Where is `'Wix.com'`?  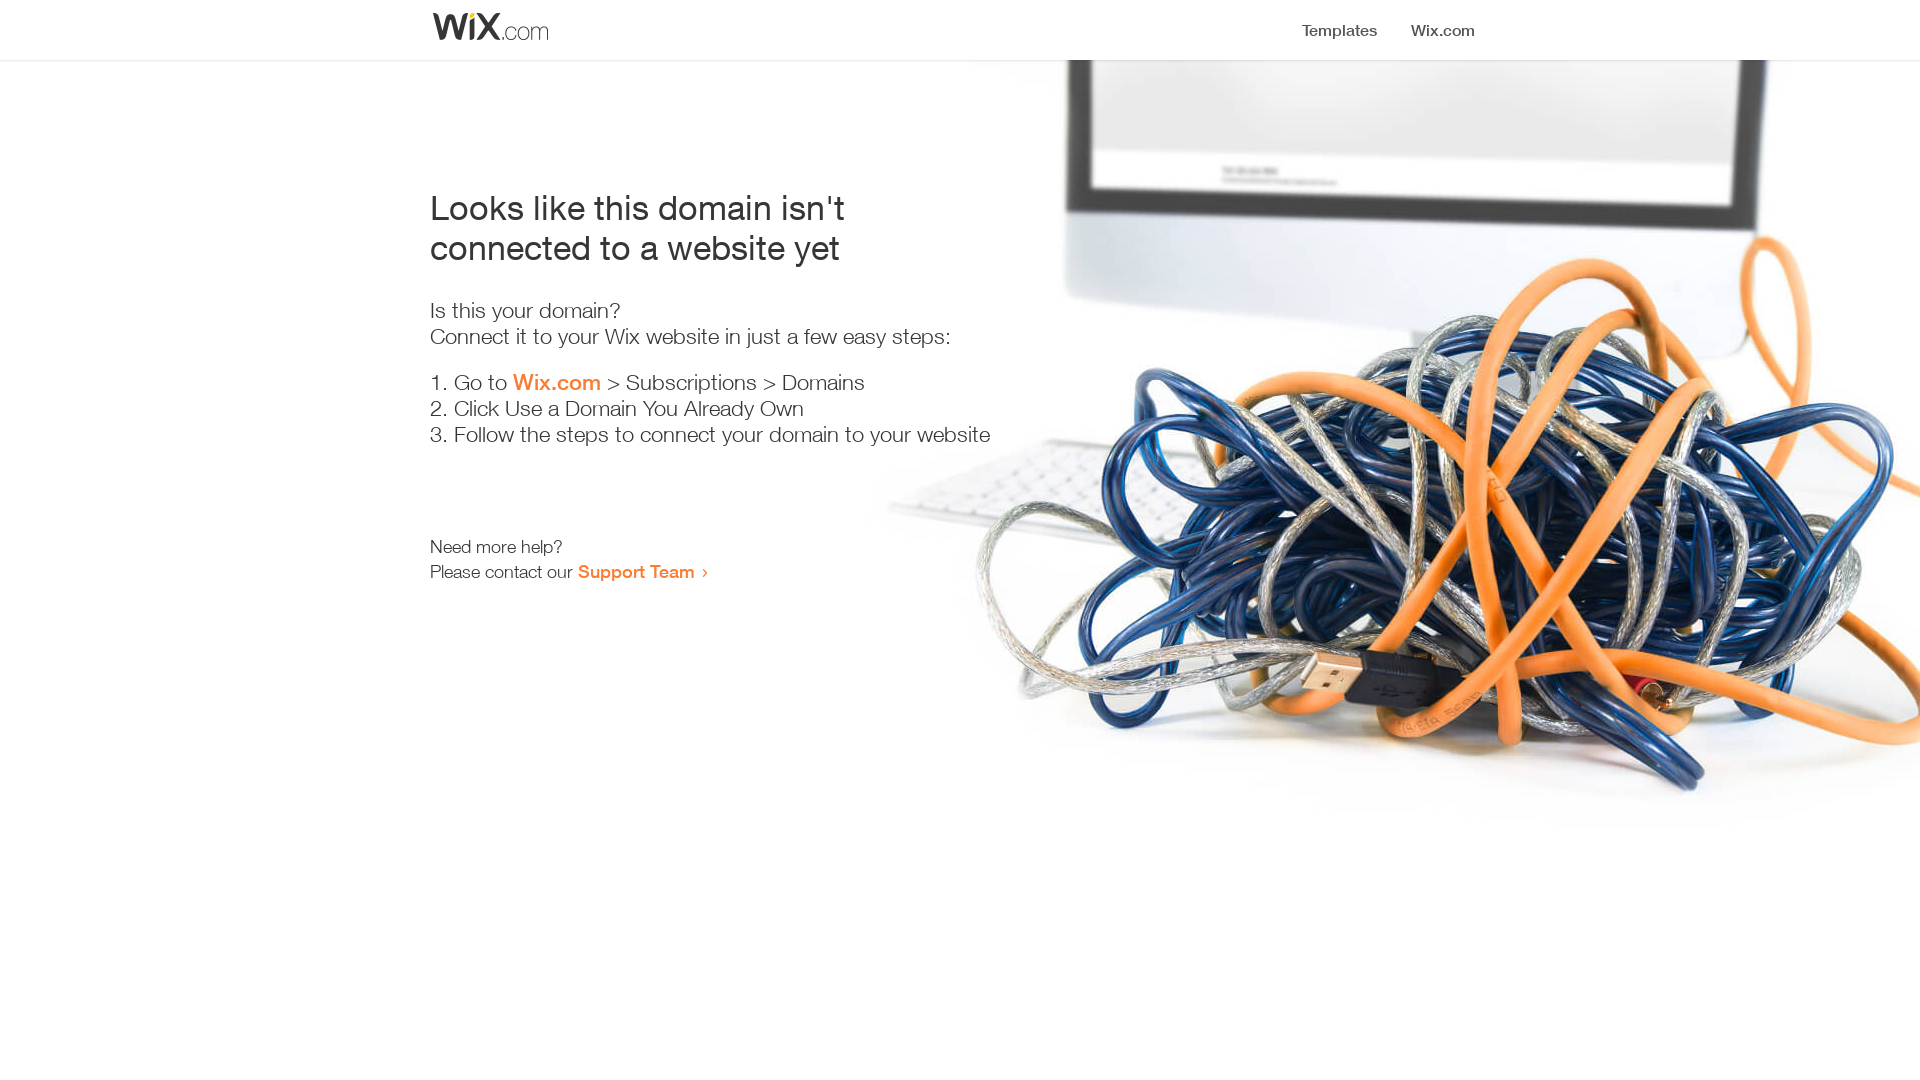 'Wix.com' is located at coordinates (556, 381).